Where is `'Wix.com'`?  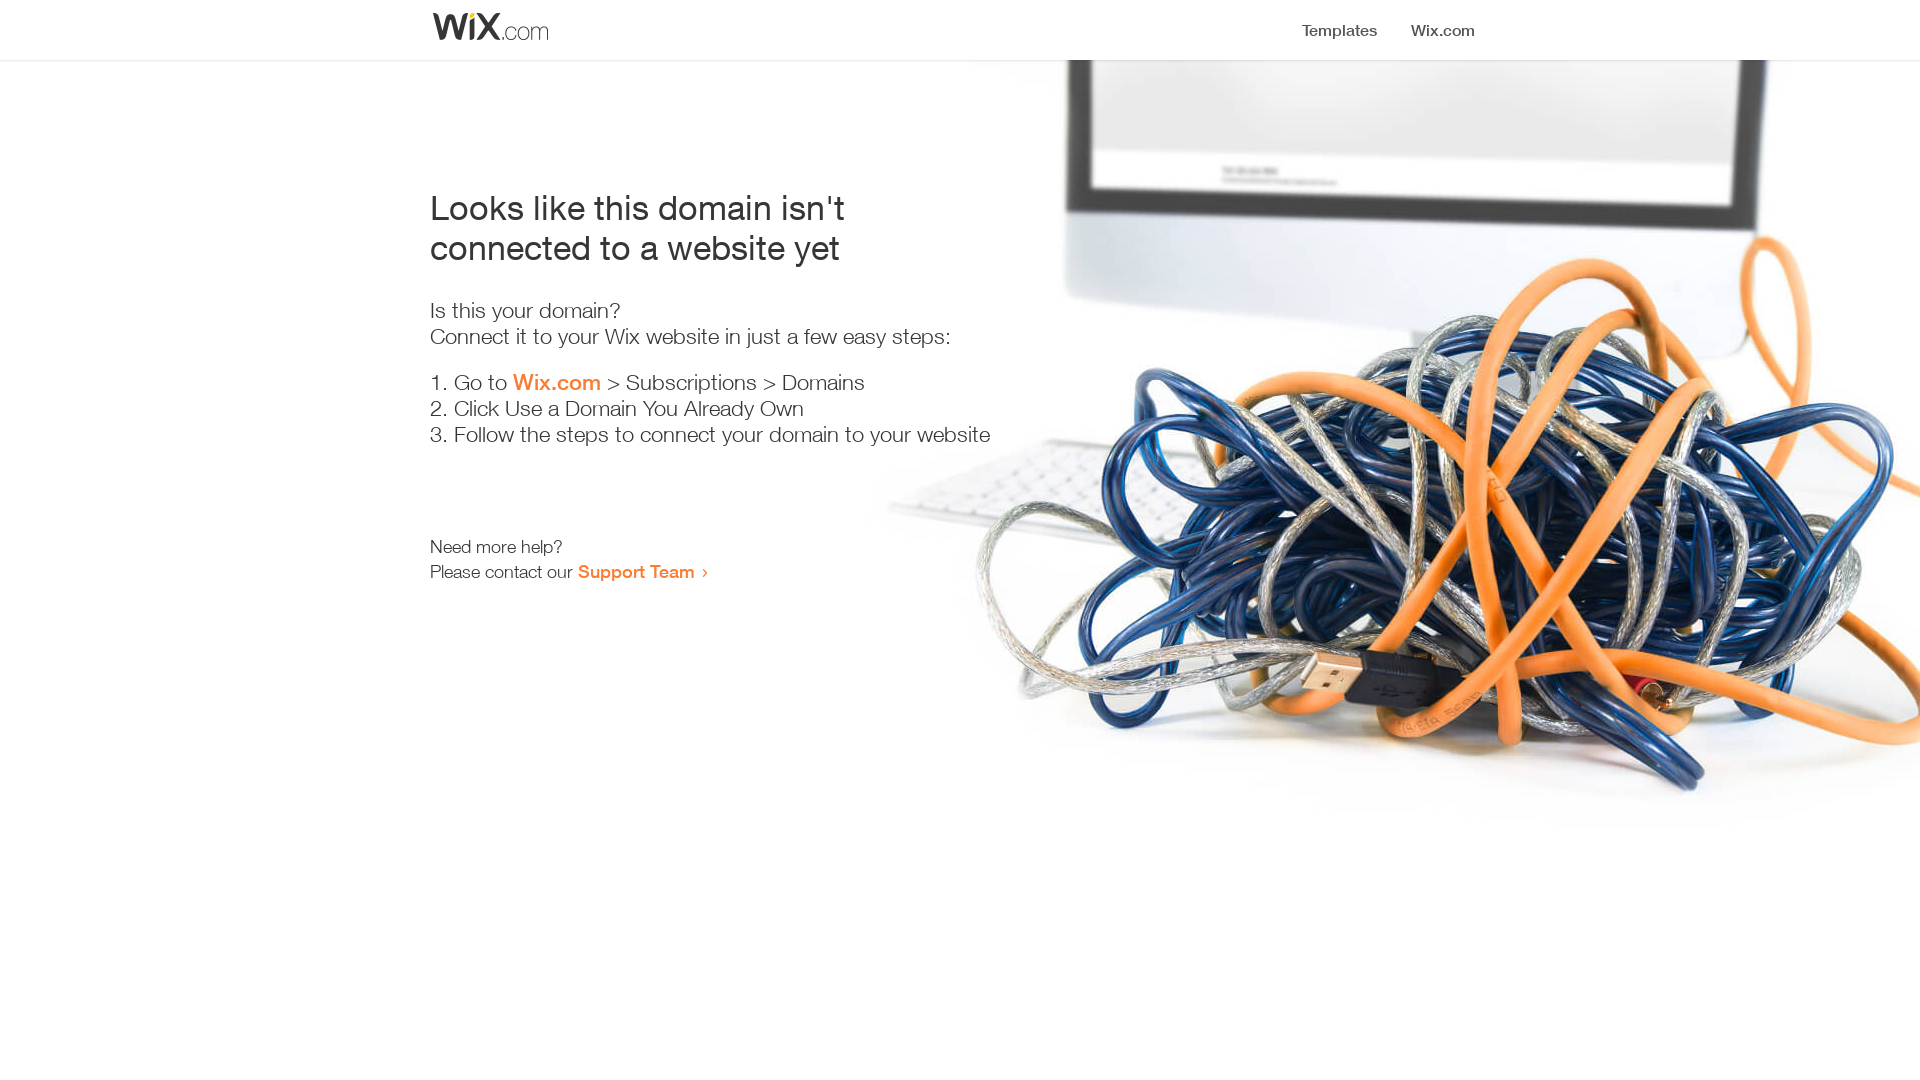 'Wix.com' is located at coordinates (556, 381).